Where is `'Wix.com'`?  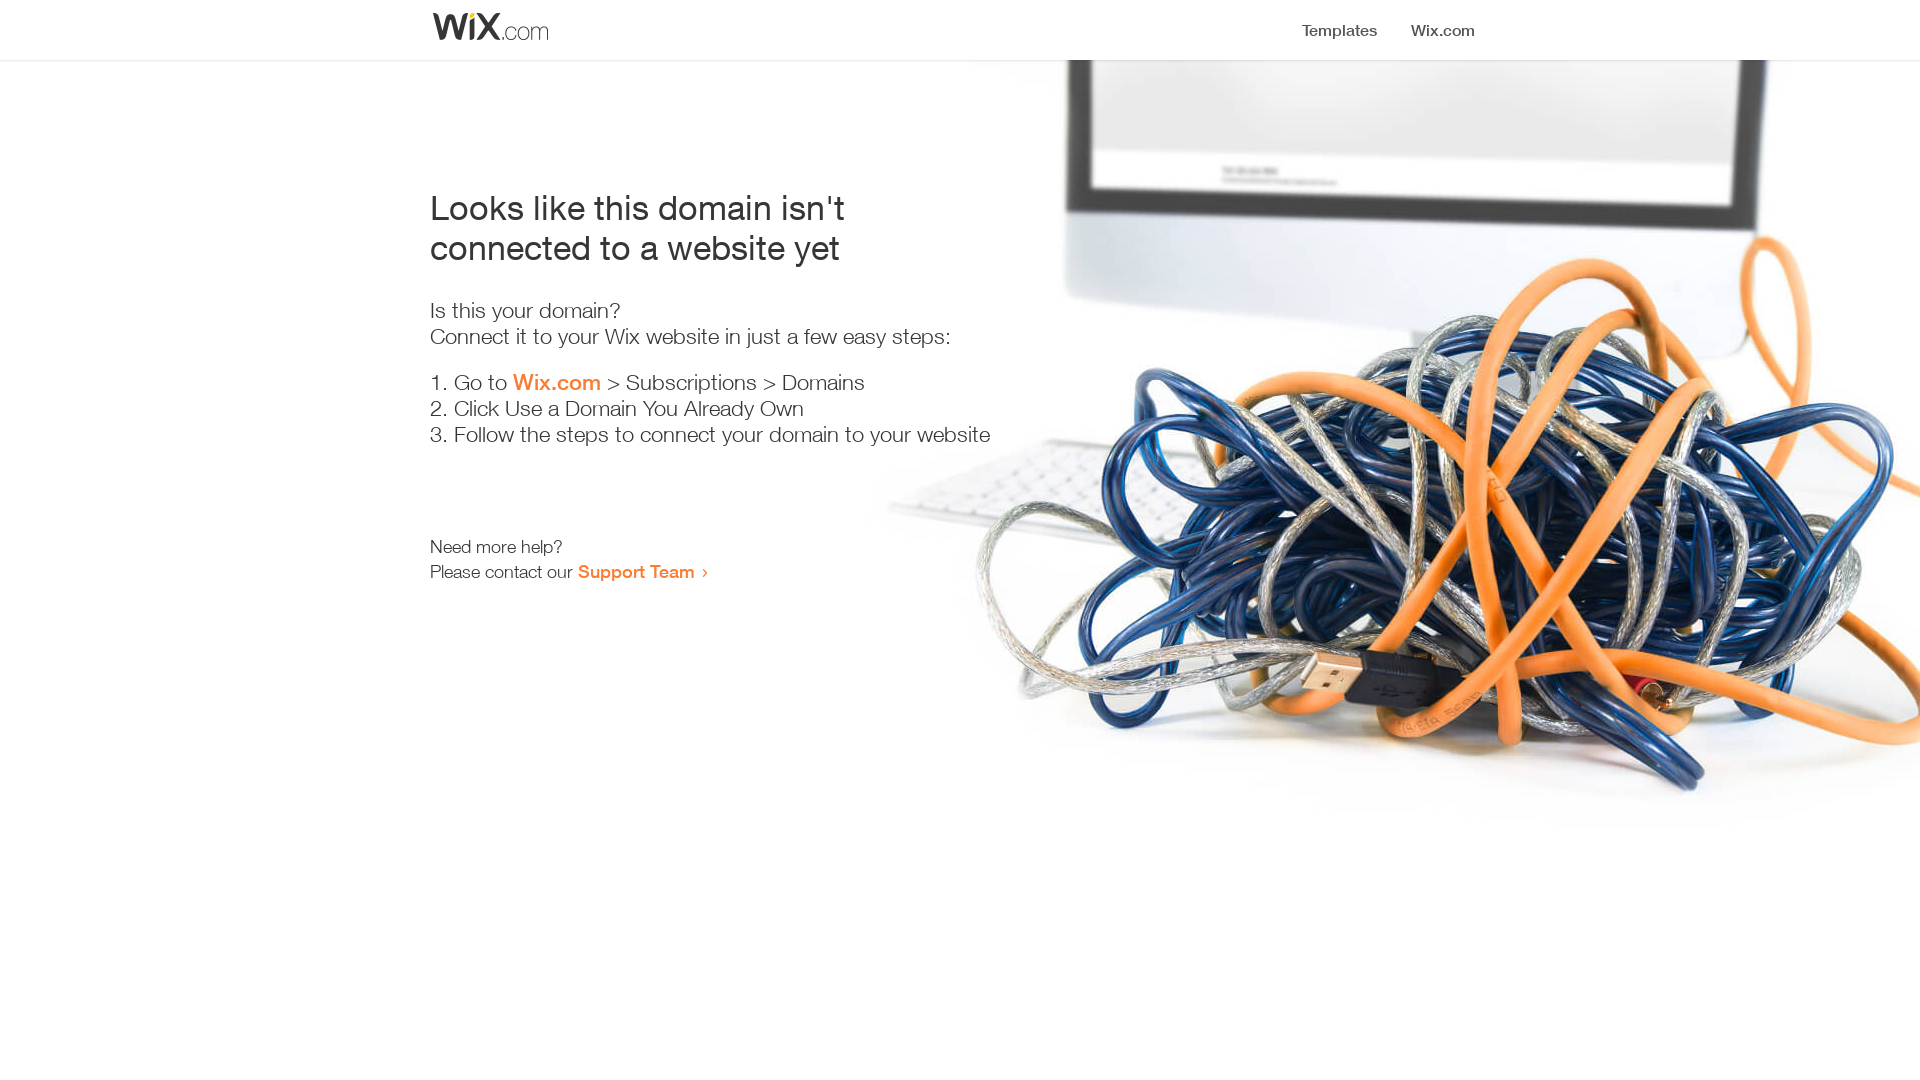 'Wix.com' is located at coordinates (556, 381).